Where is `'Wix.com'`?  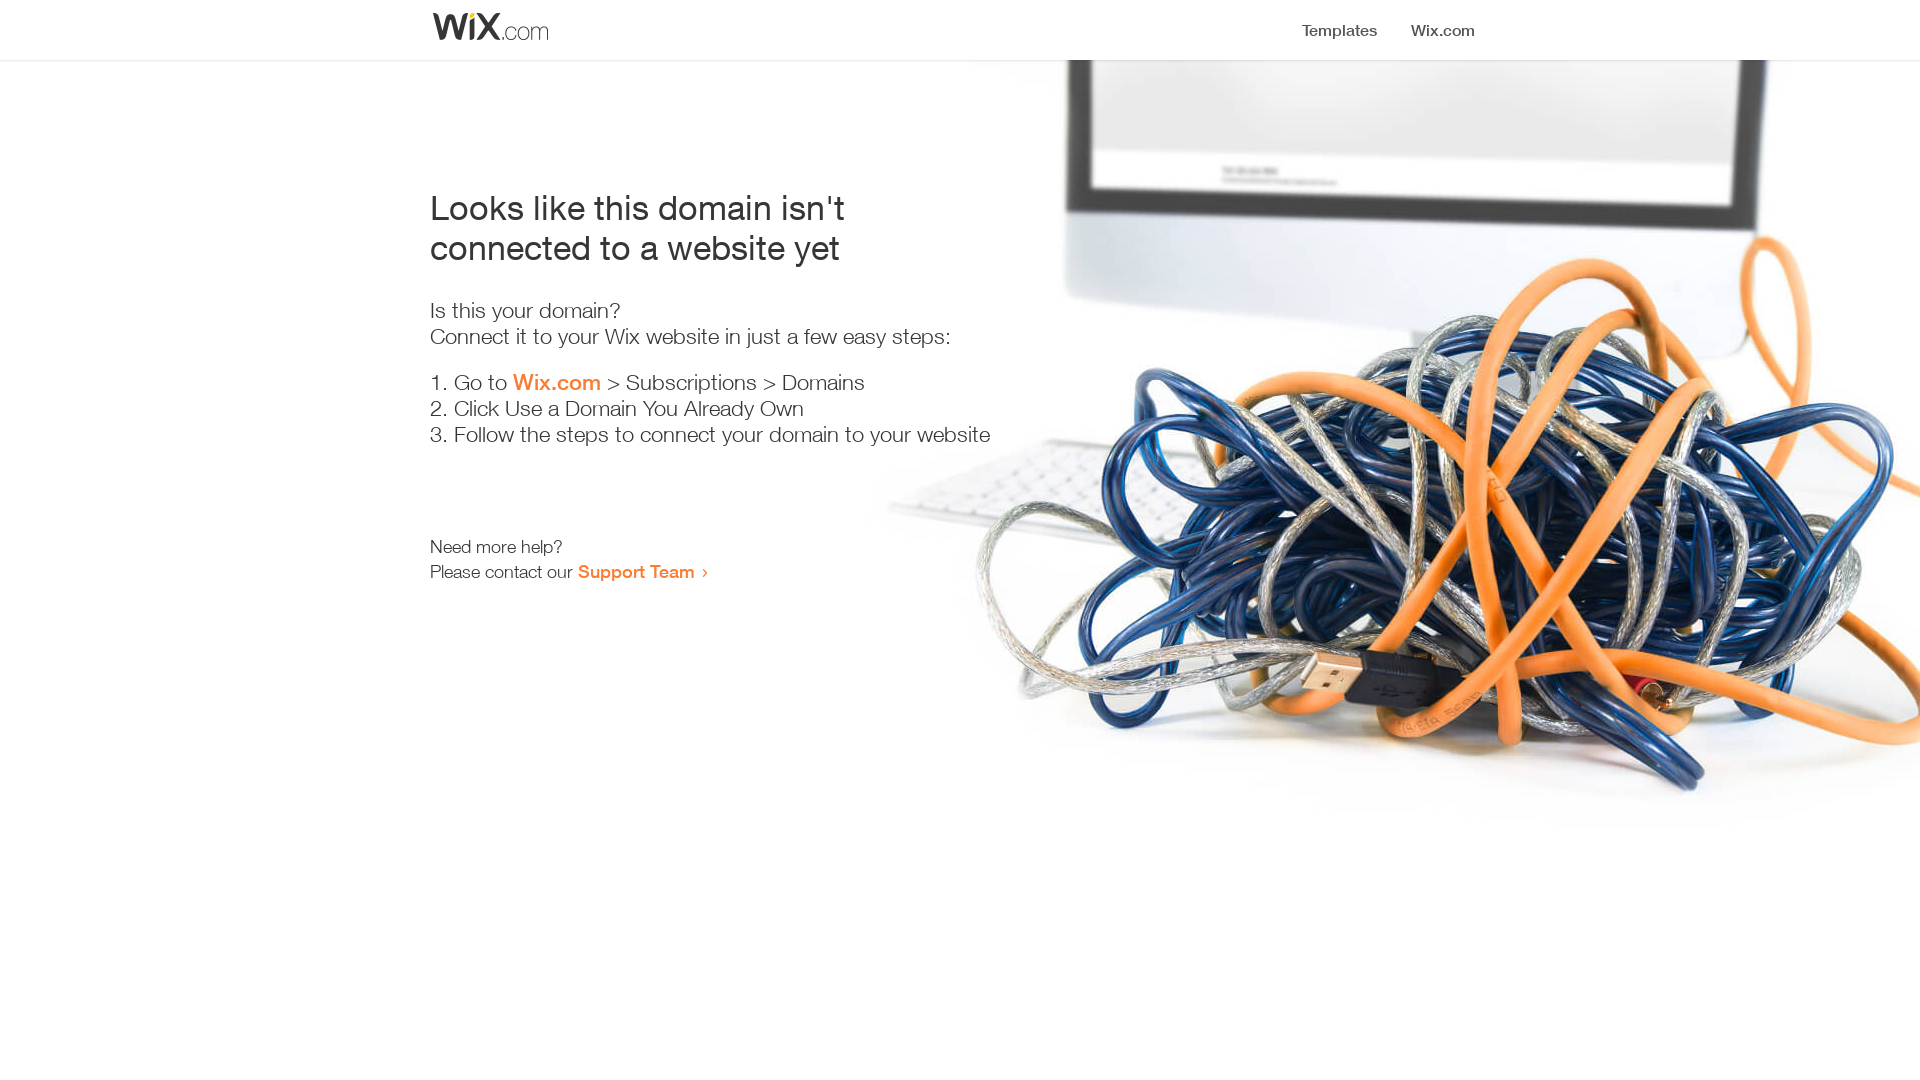 'Wix.com' is located at coordinates (556, 381).